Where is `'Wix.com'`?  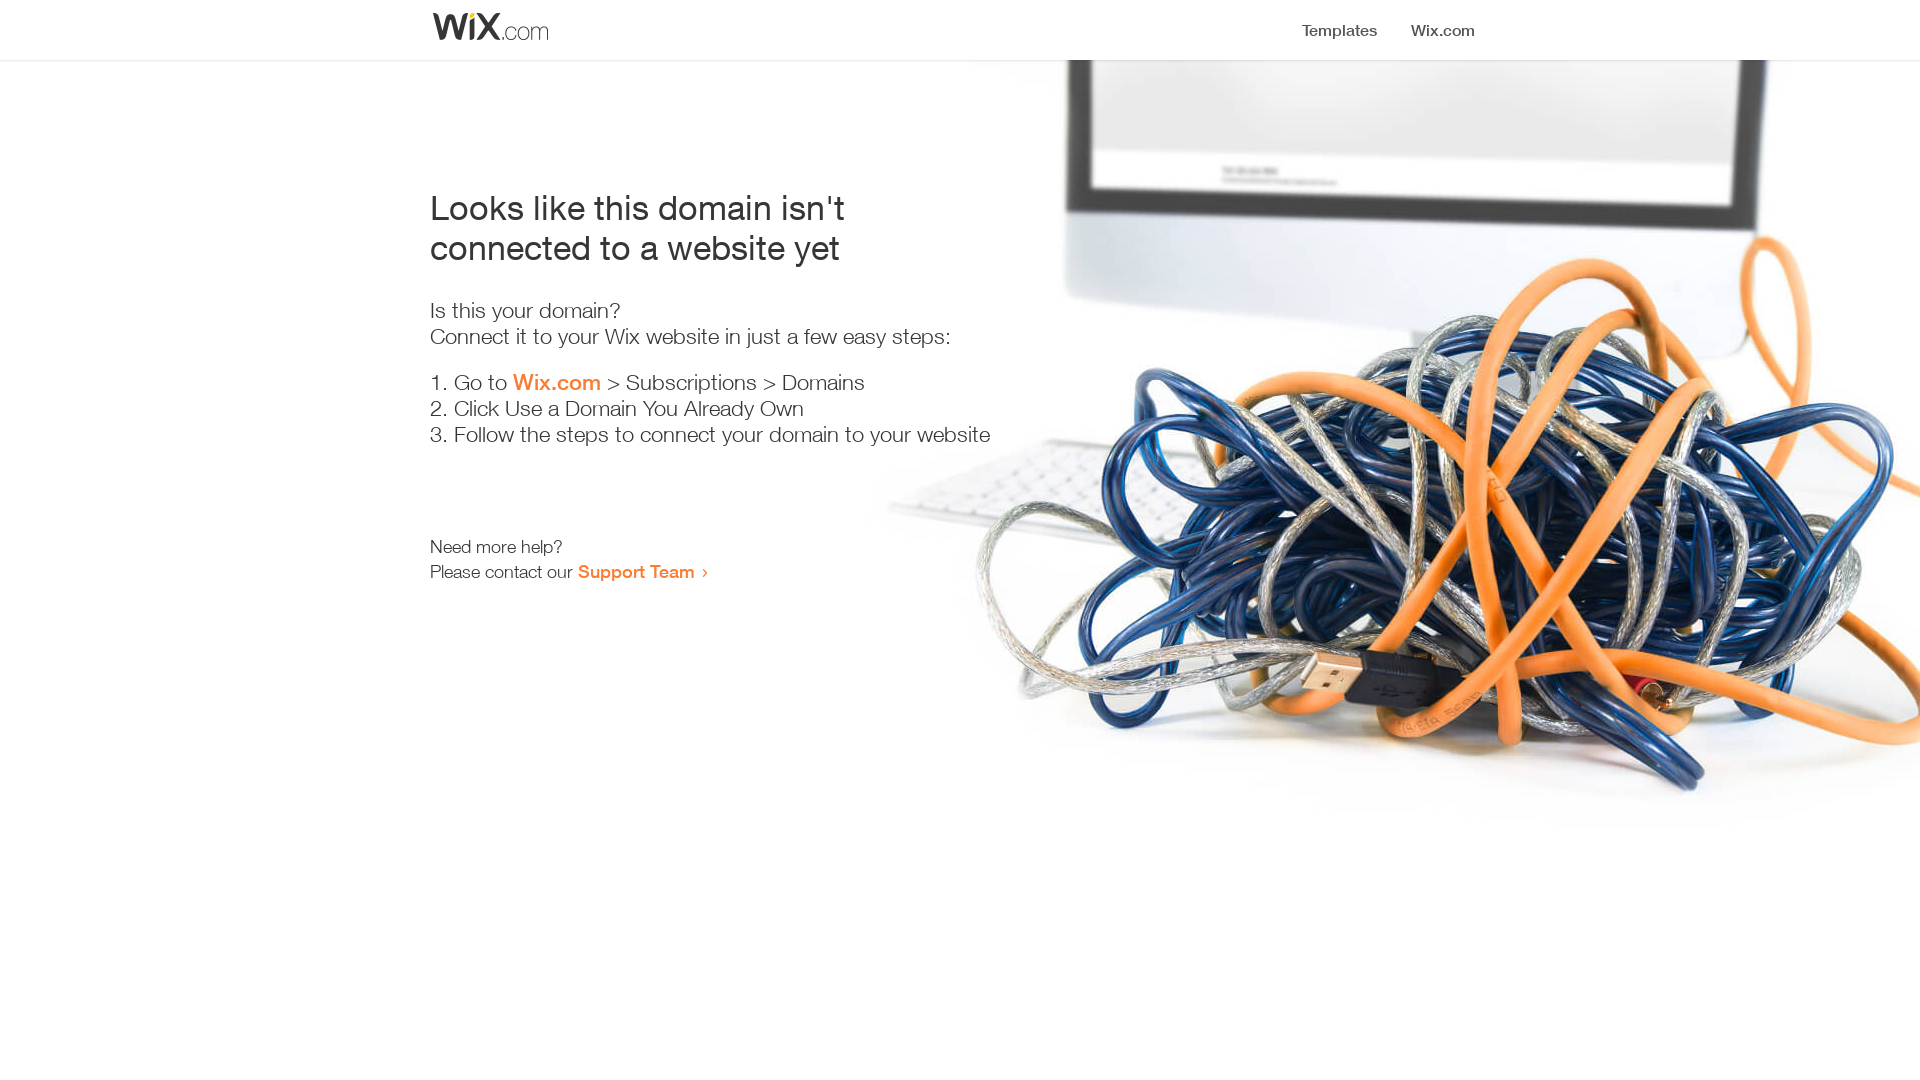 'Wix.com' is located at coordinates (556, 381).